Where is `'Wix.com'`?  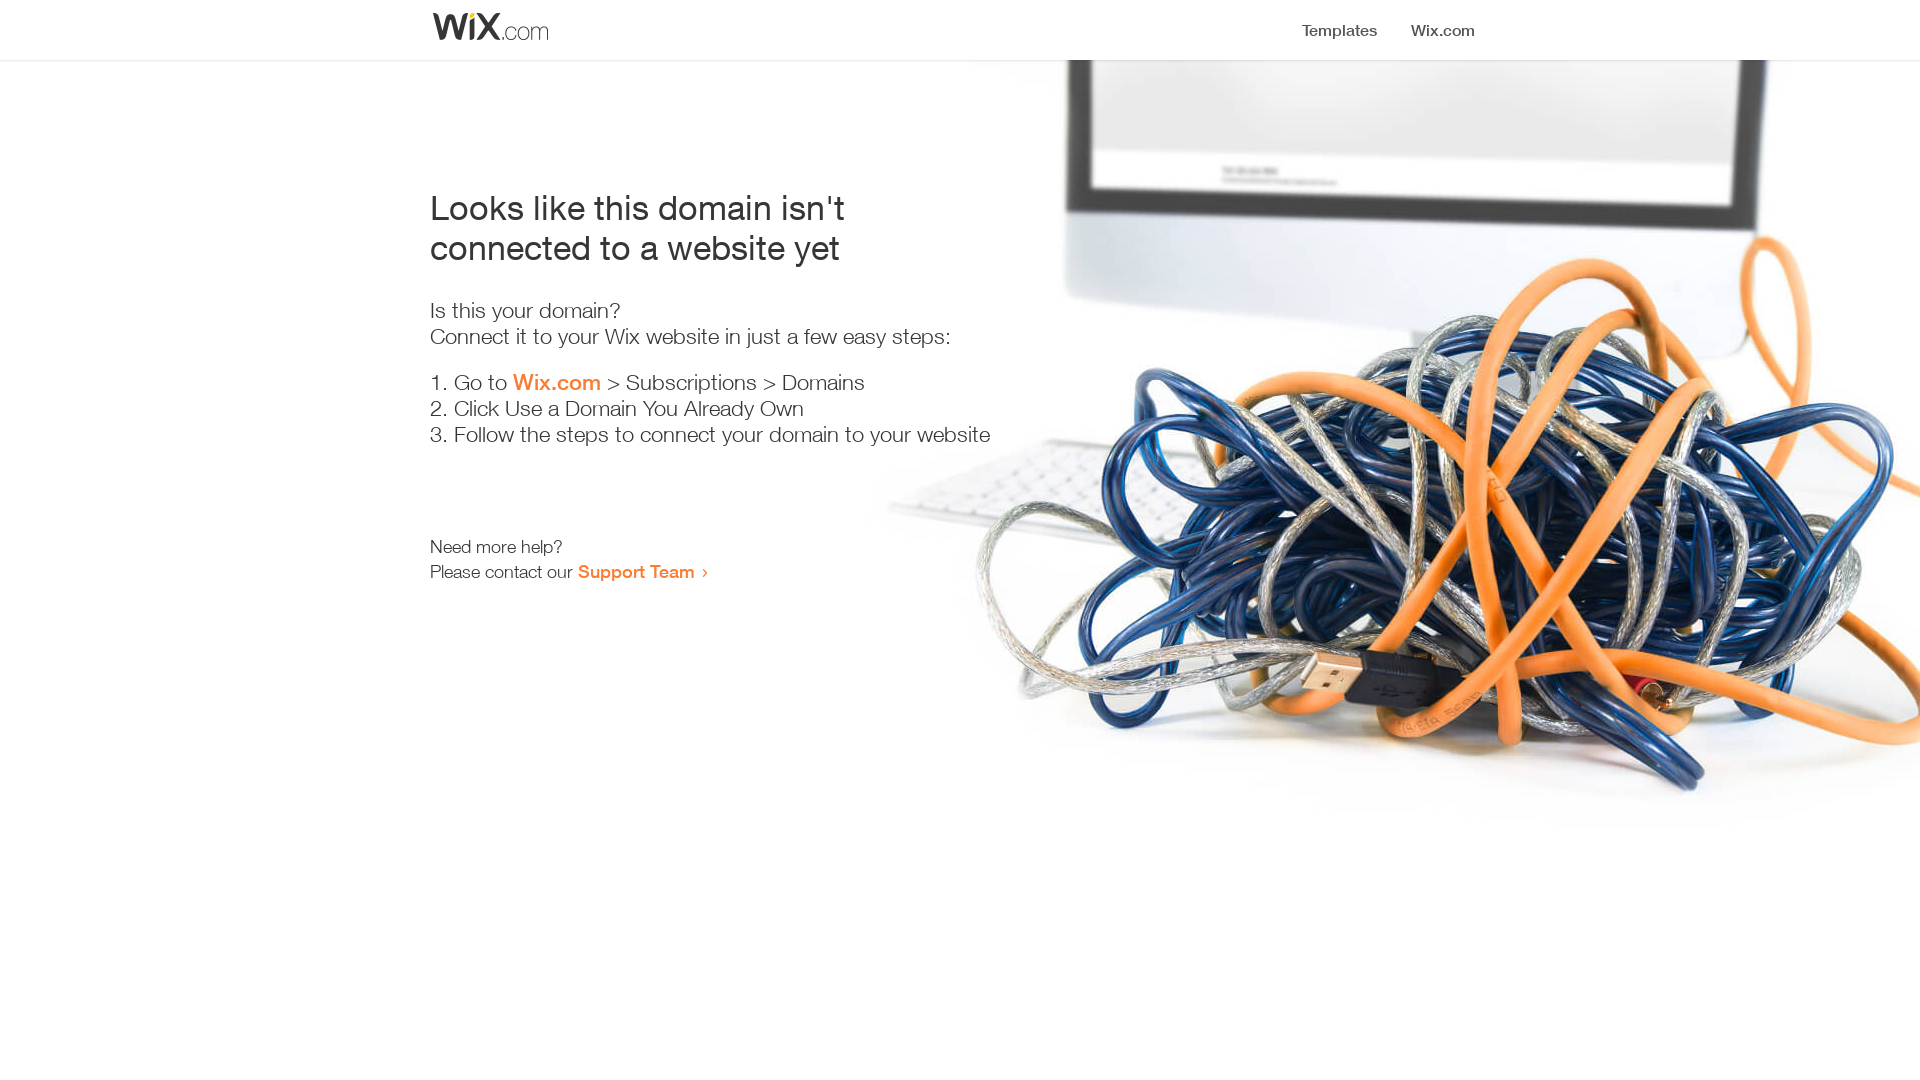 'Wix.com' is located at coordinates (556, 381).